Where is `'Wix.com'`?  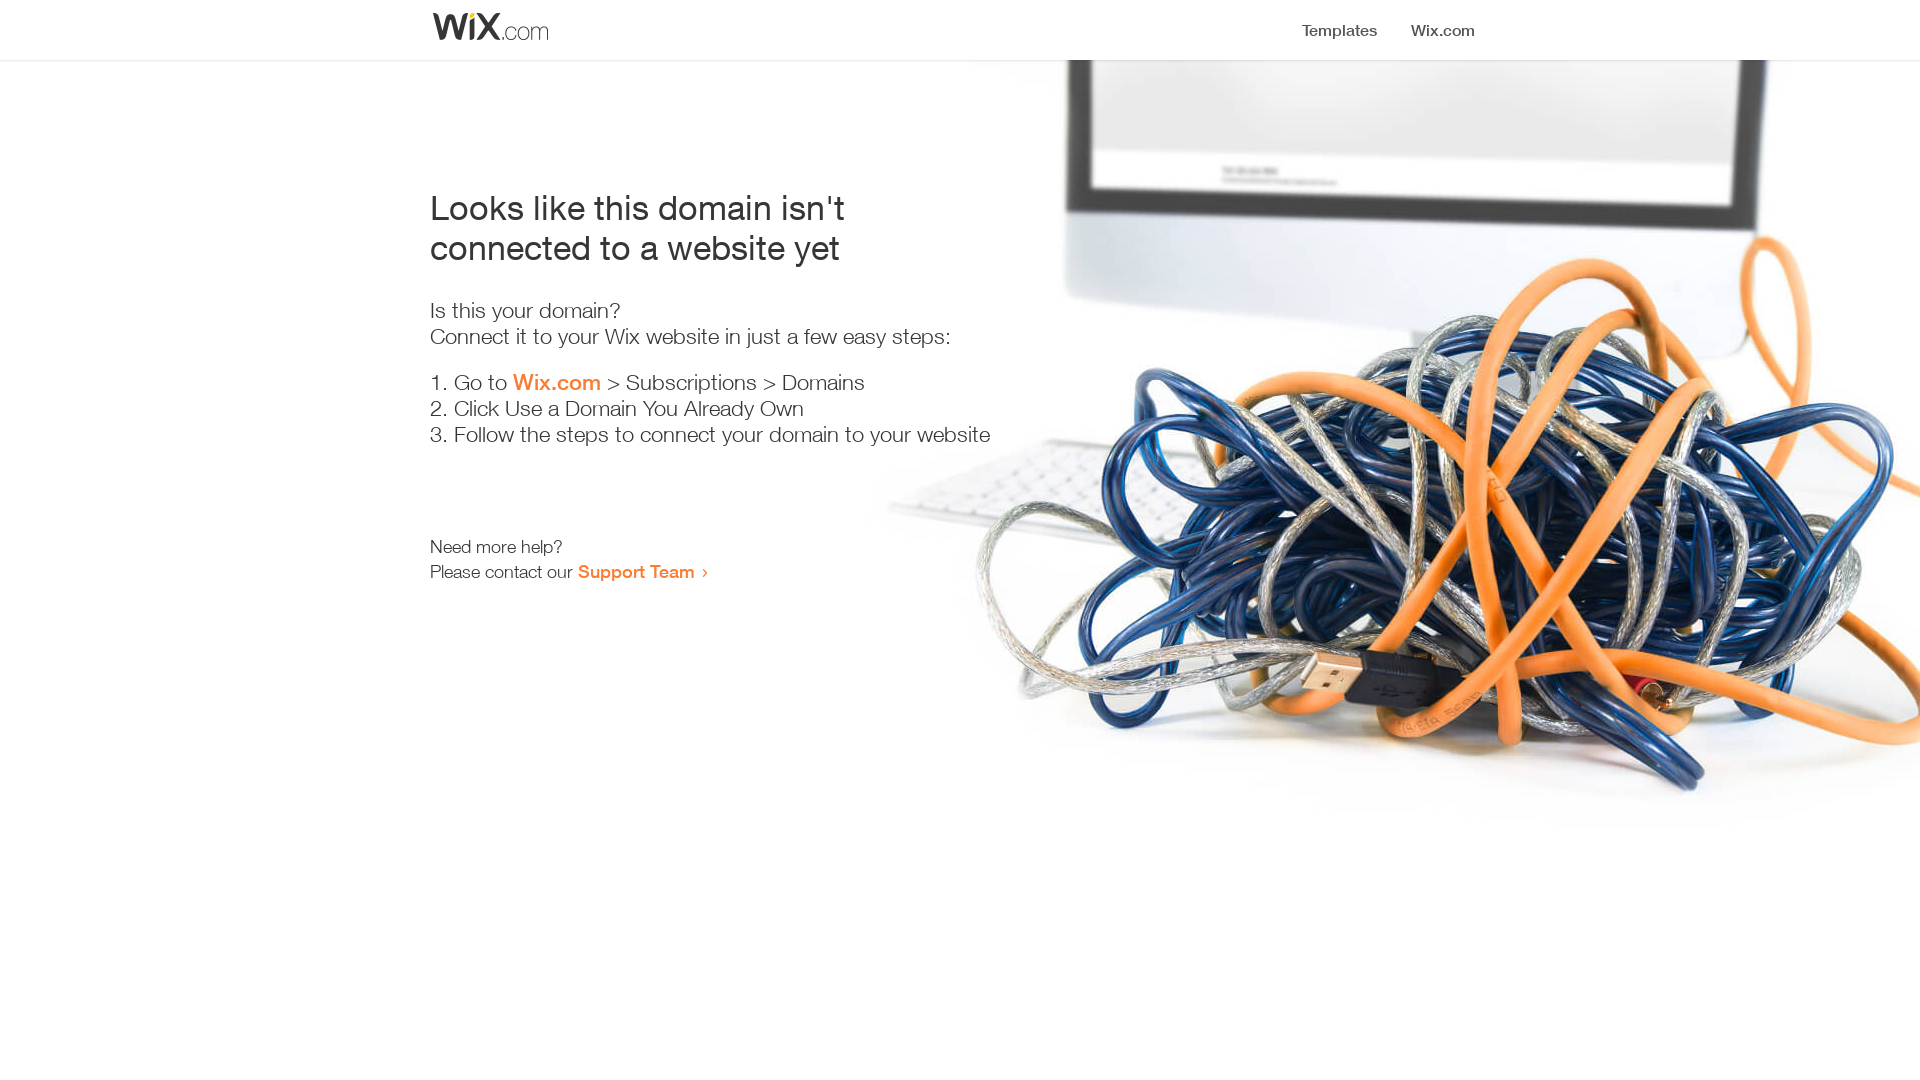 'Wix.com' is located at coordinates (556, 381).